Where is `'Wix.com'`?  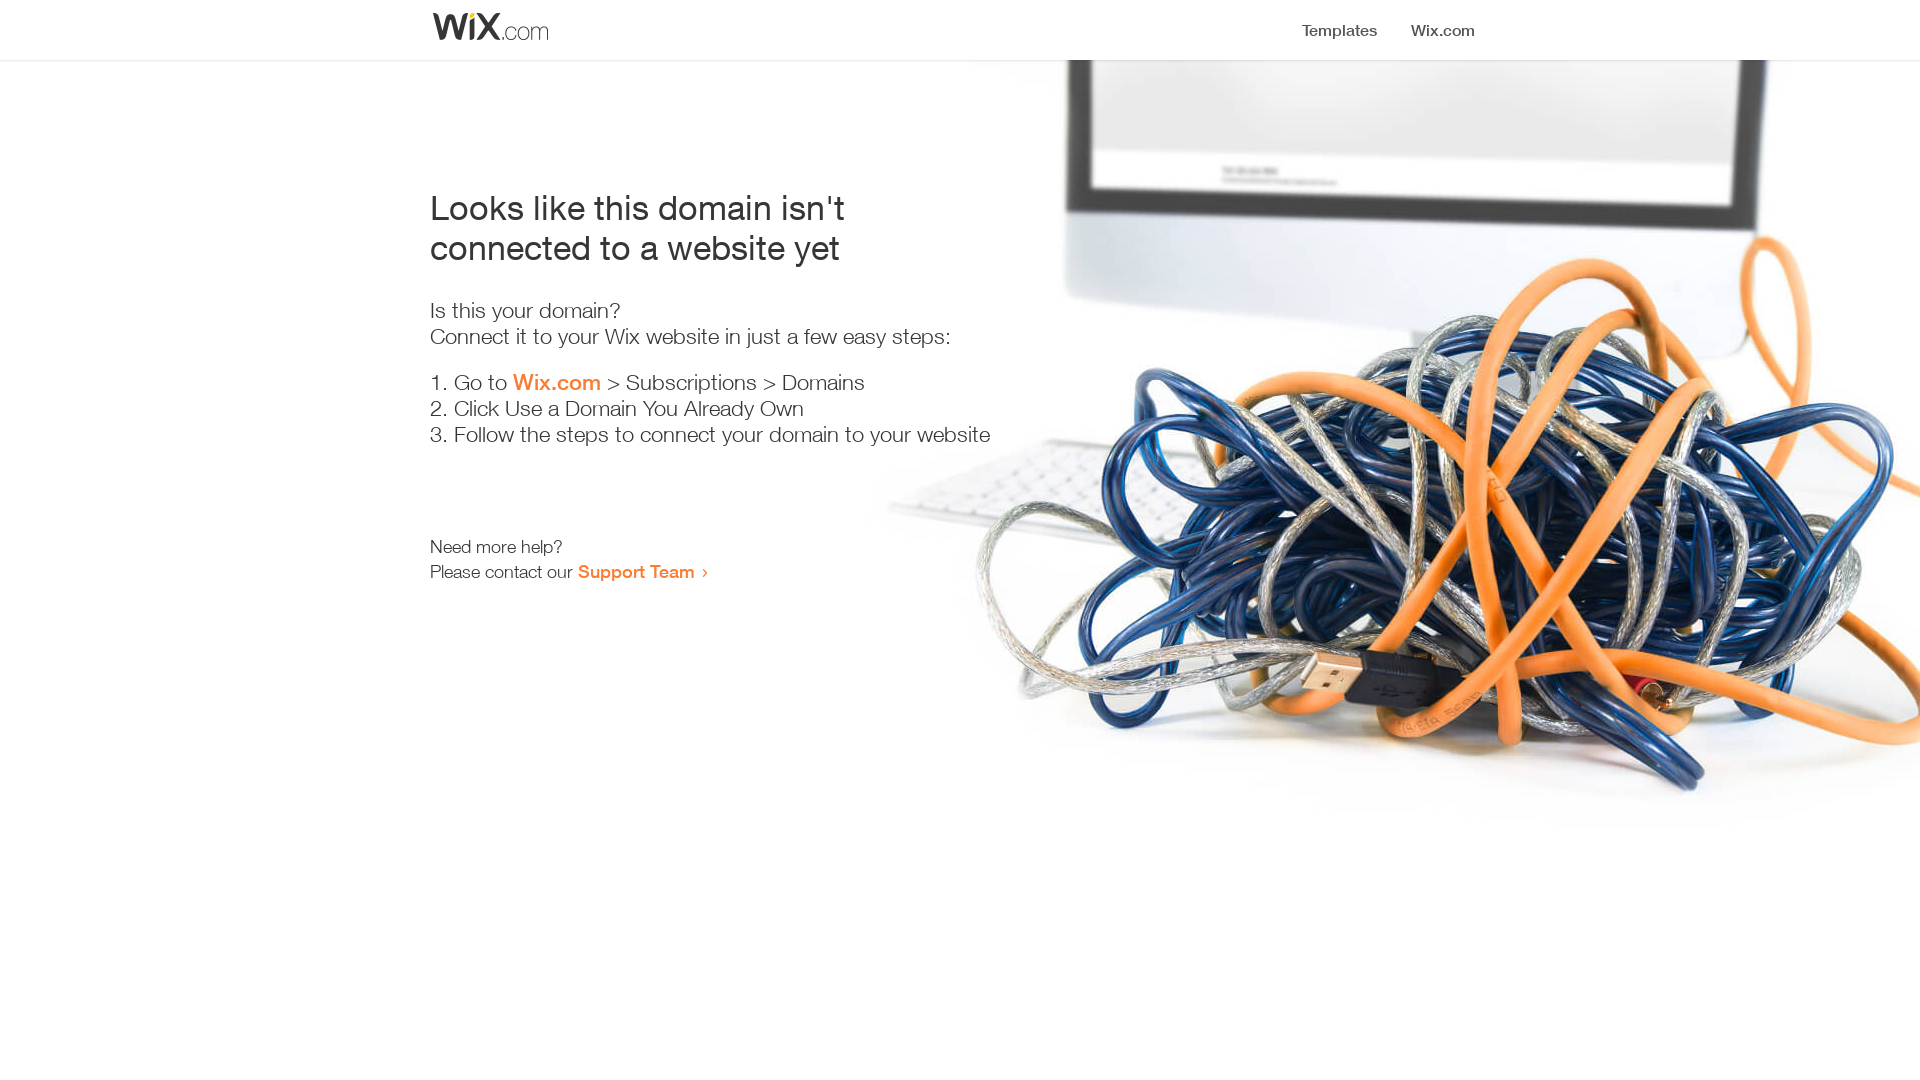 'Wix.com' is located at coordinates (556, 381).